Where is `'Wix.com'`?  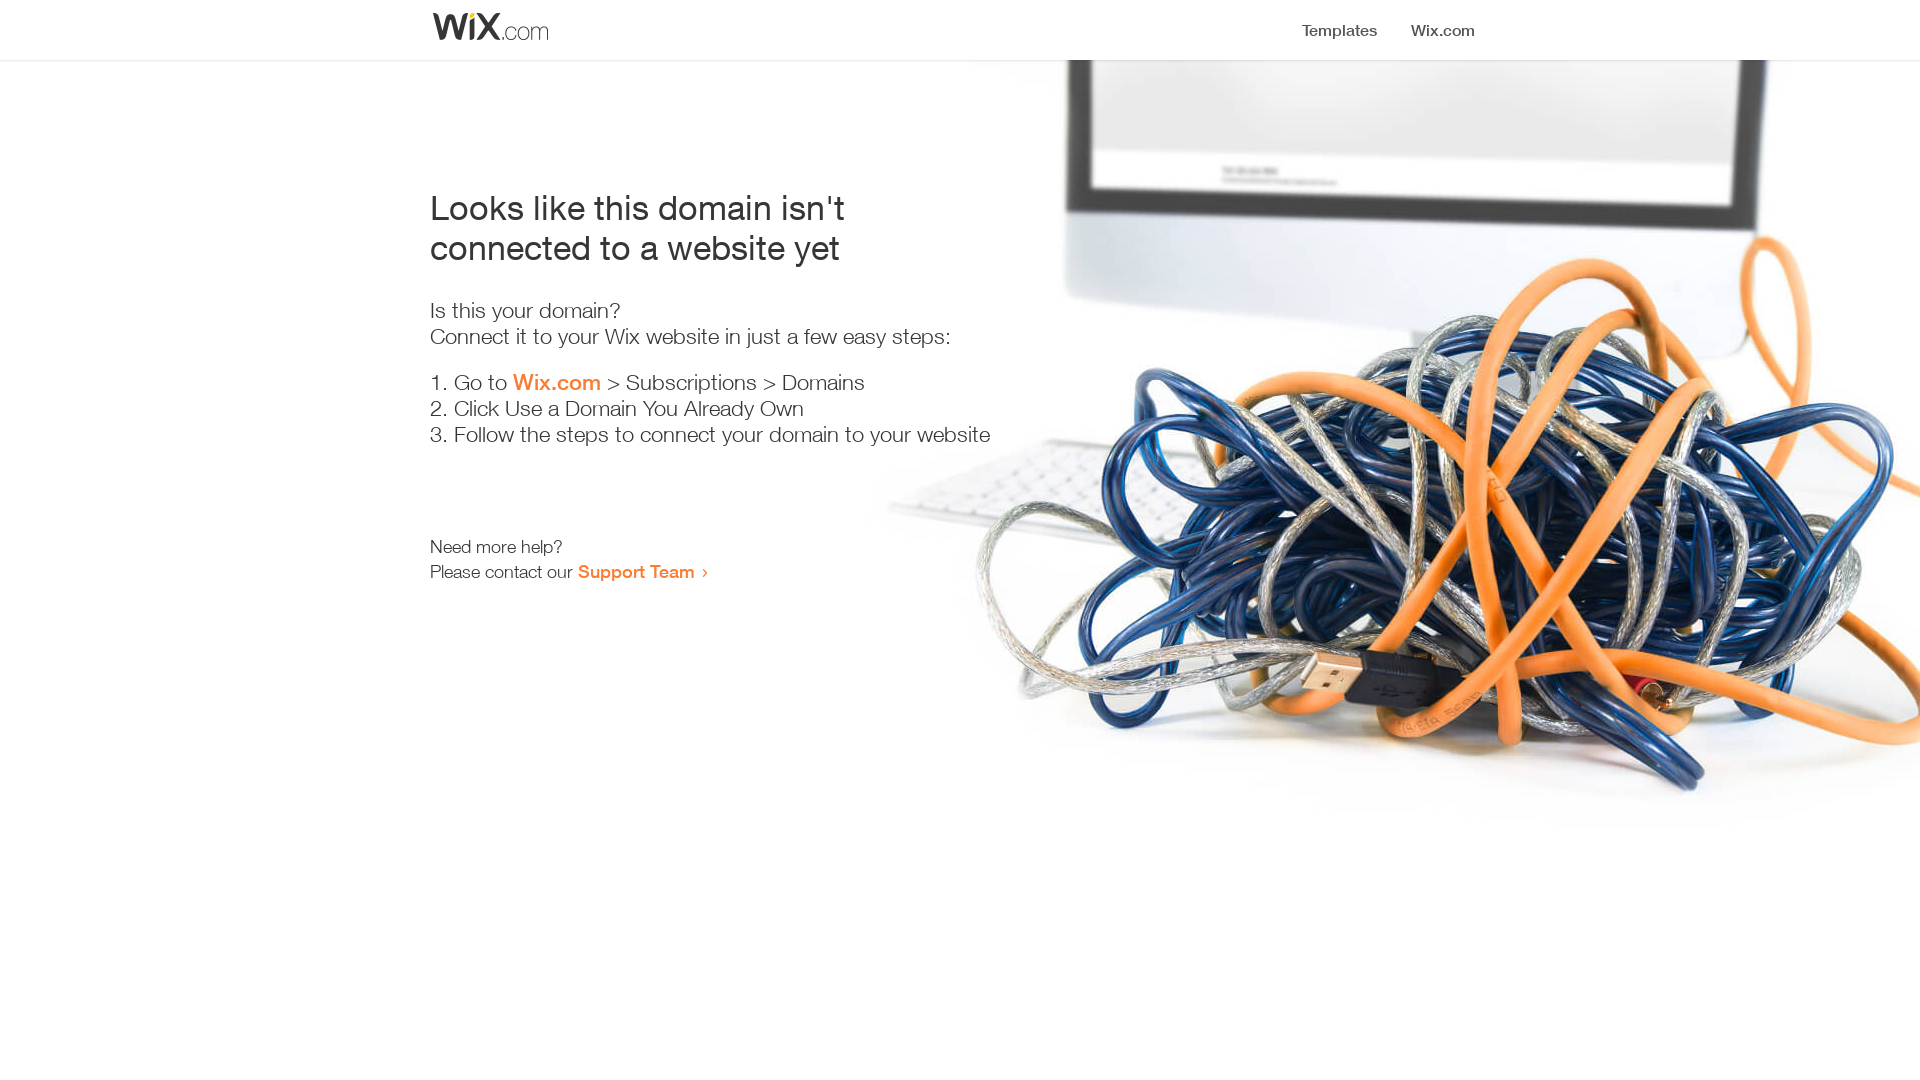 'Wix.com' is located at coordinates (556, 381).